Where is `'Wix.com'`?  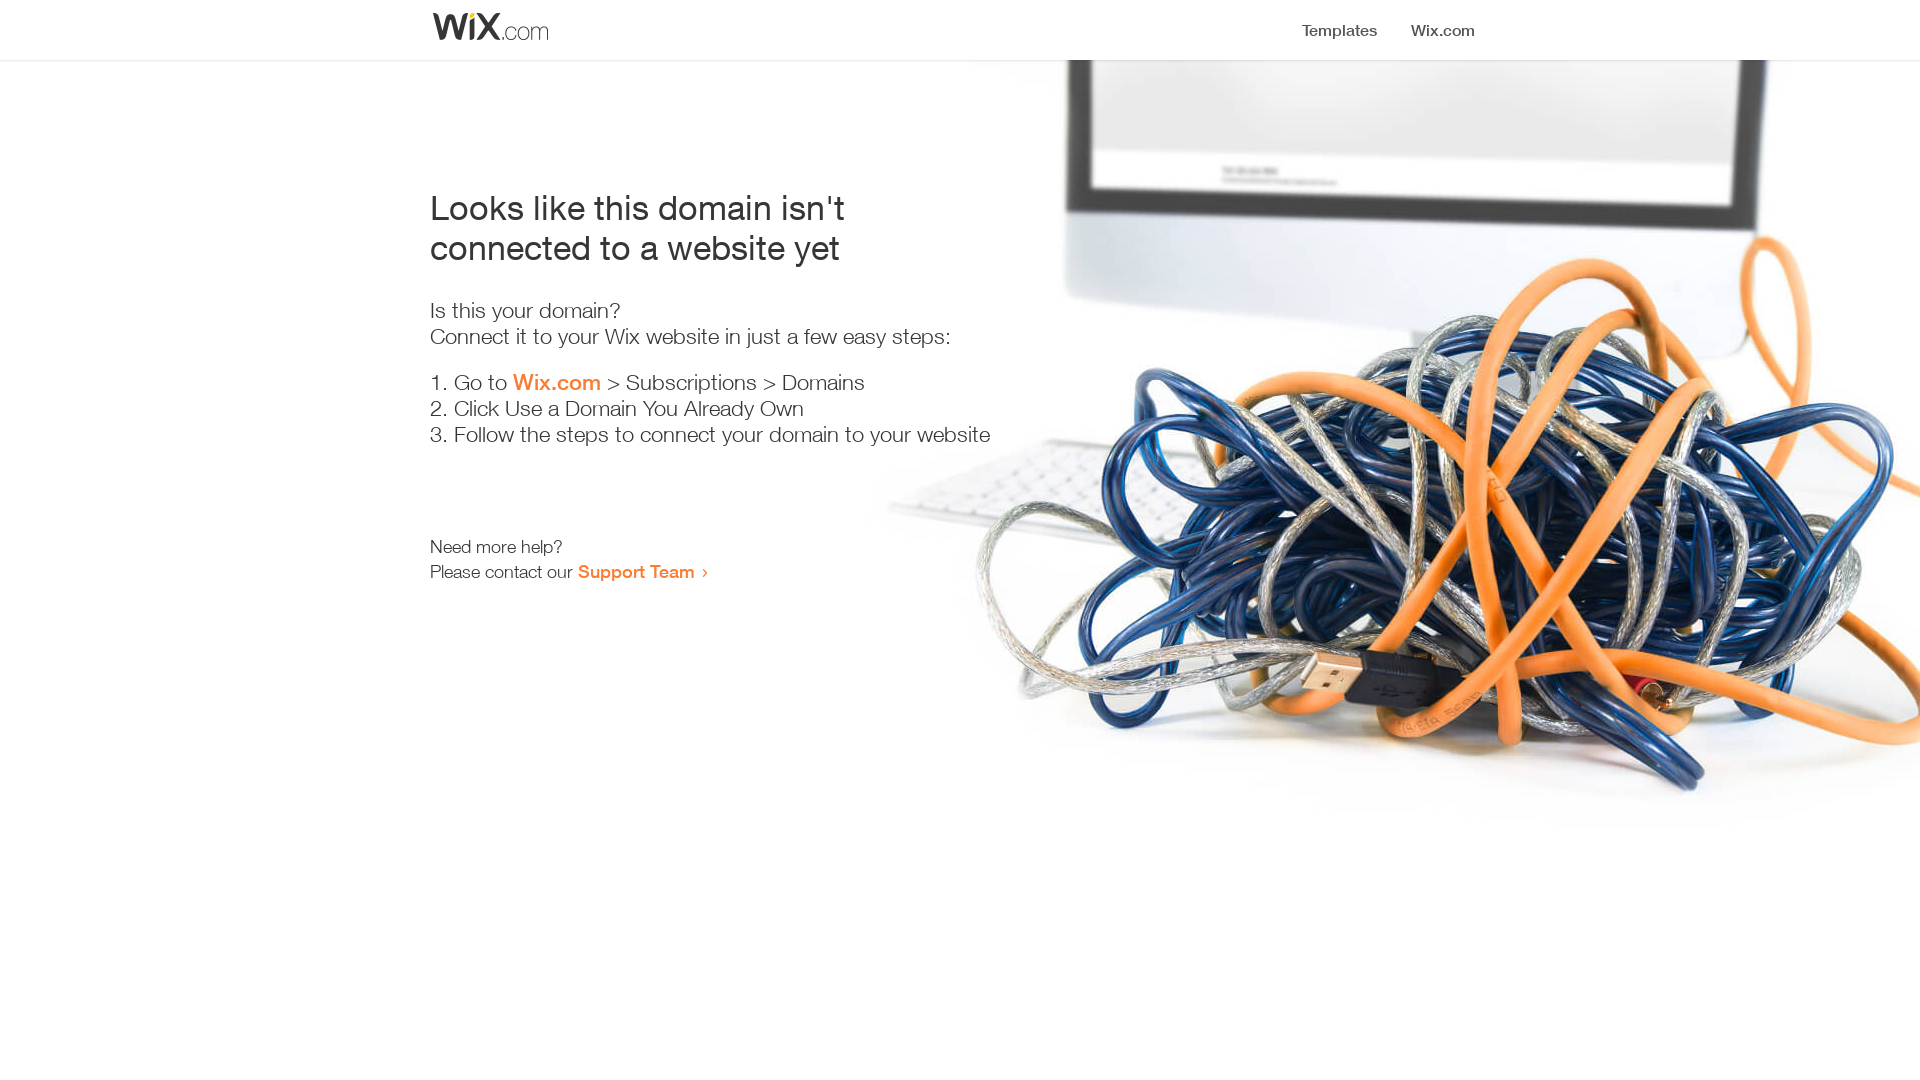 'Wix.com' is located at coordinates (556, 381).